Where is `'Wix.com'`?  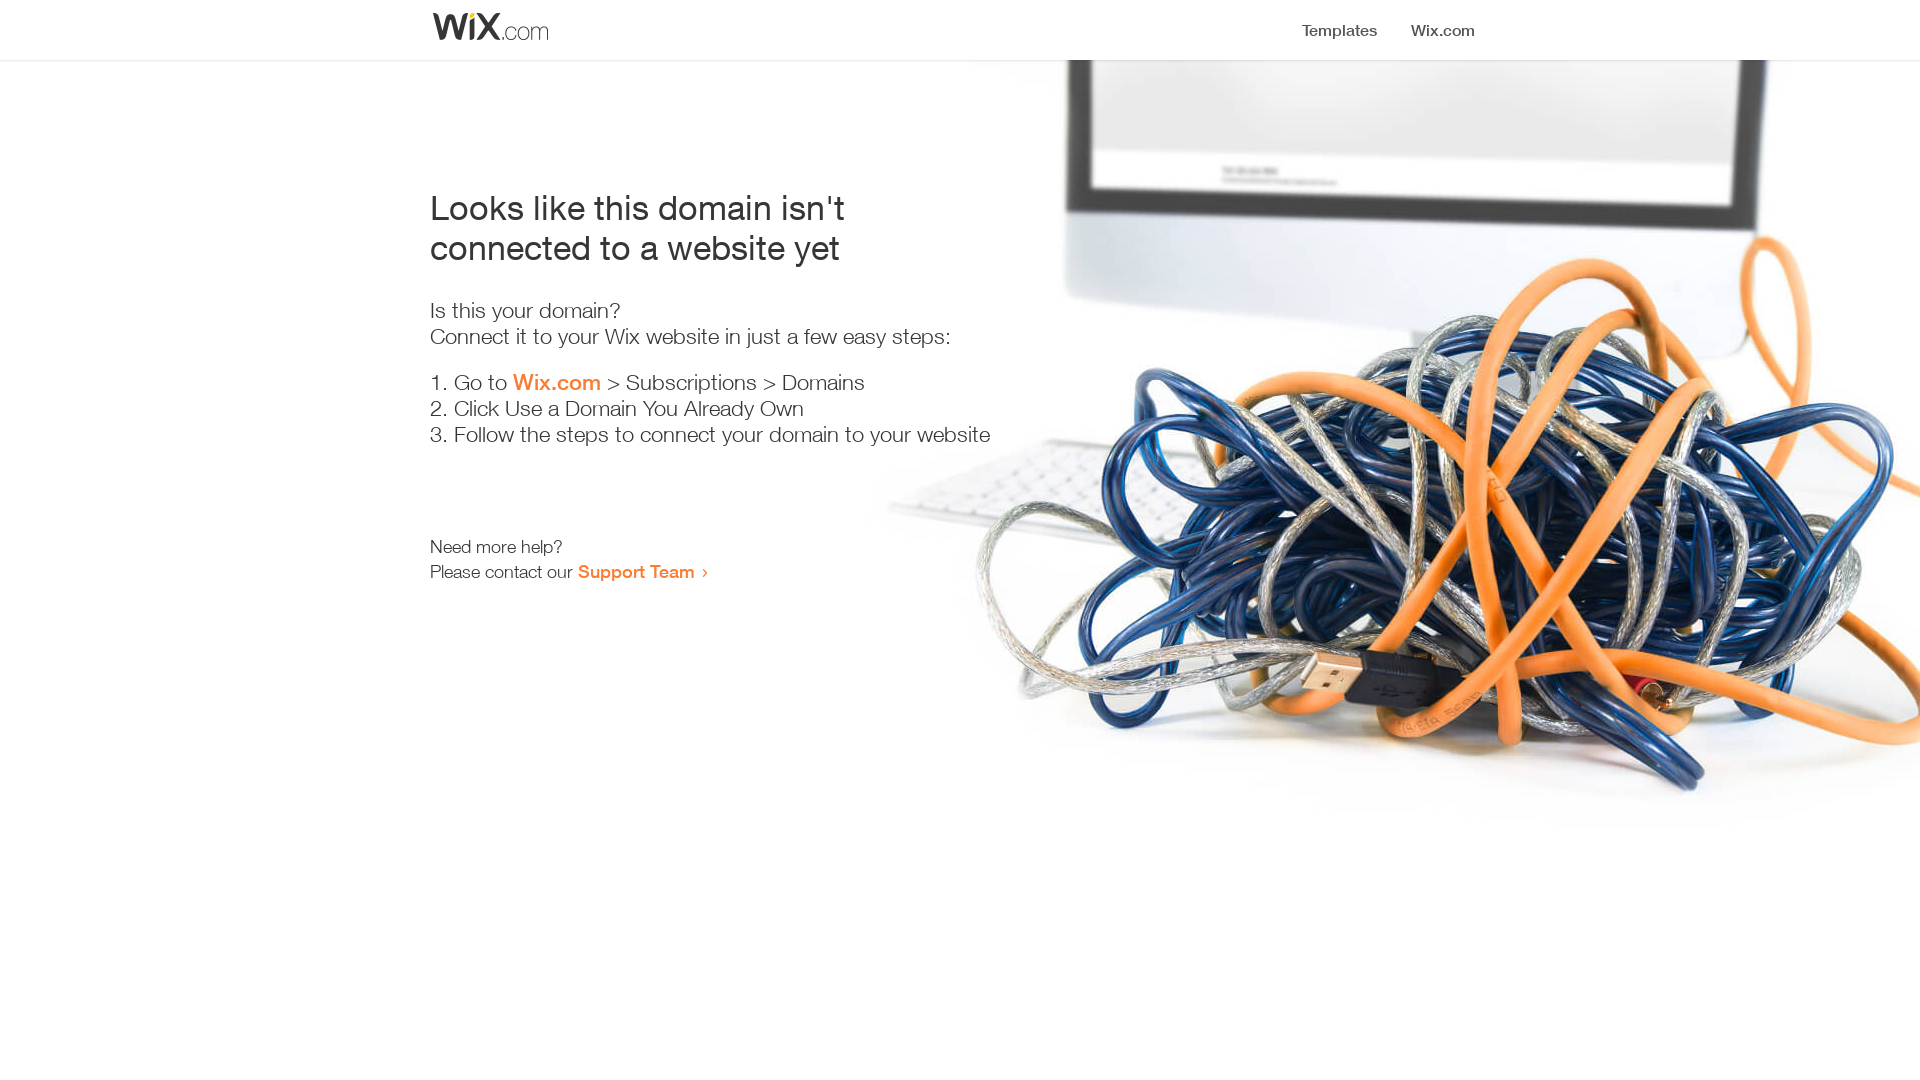 'Wix.com' is located at coordinates (556, 381).